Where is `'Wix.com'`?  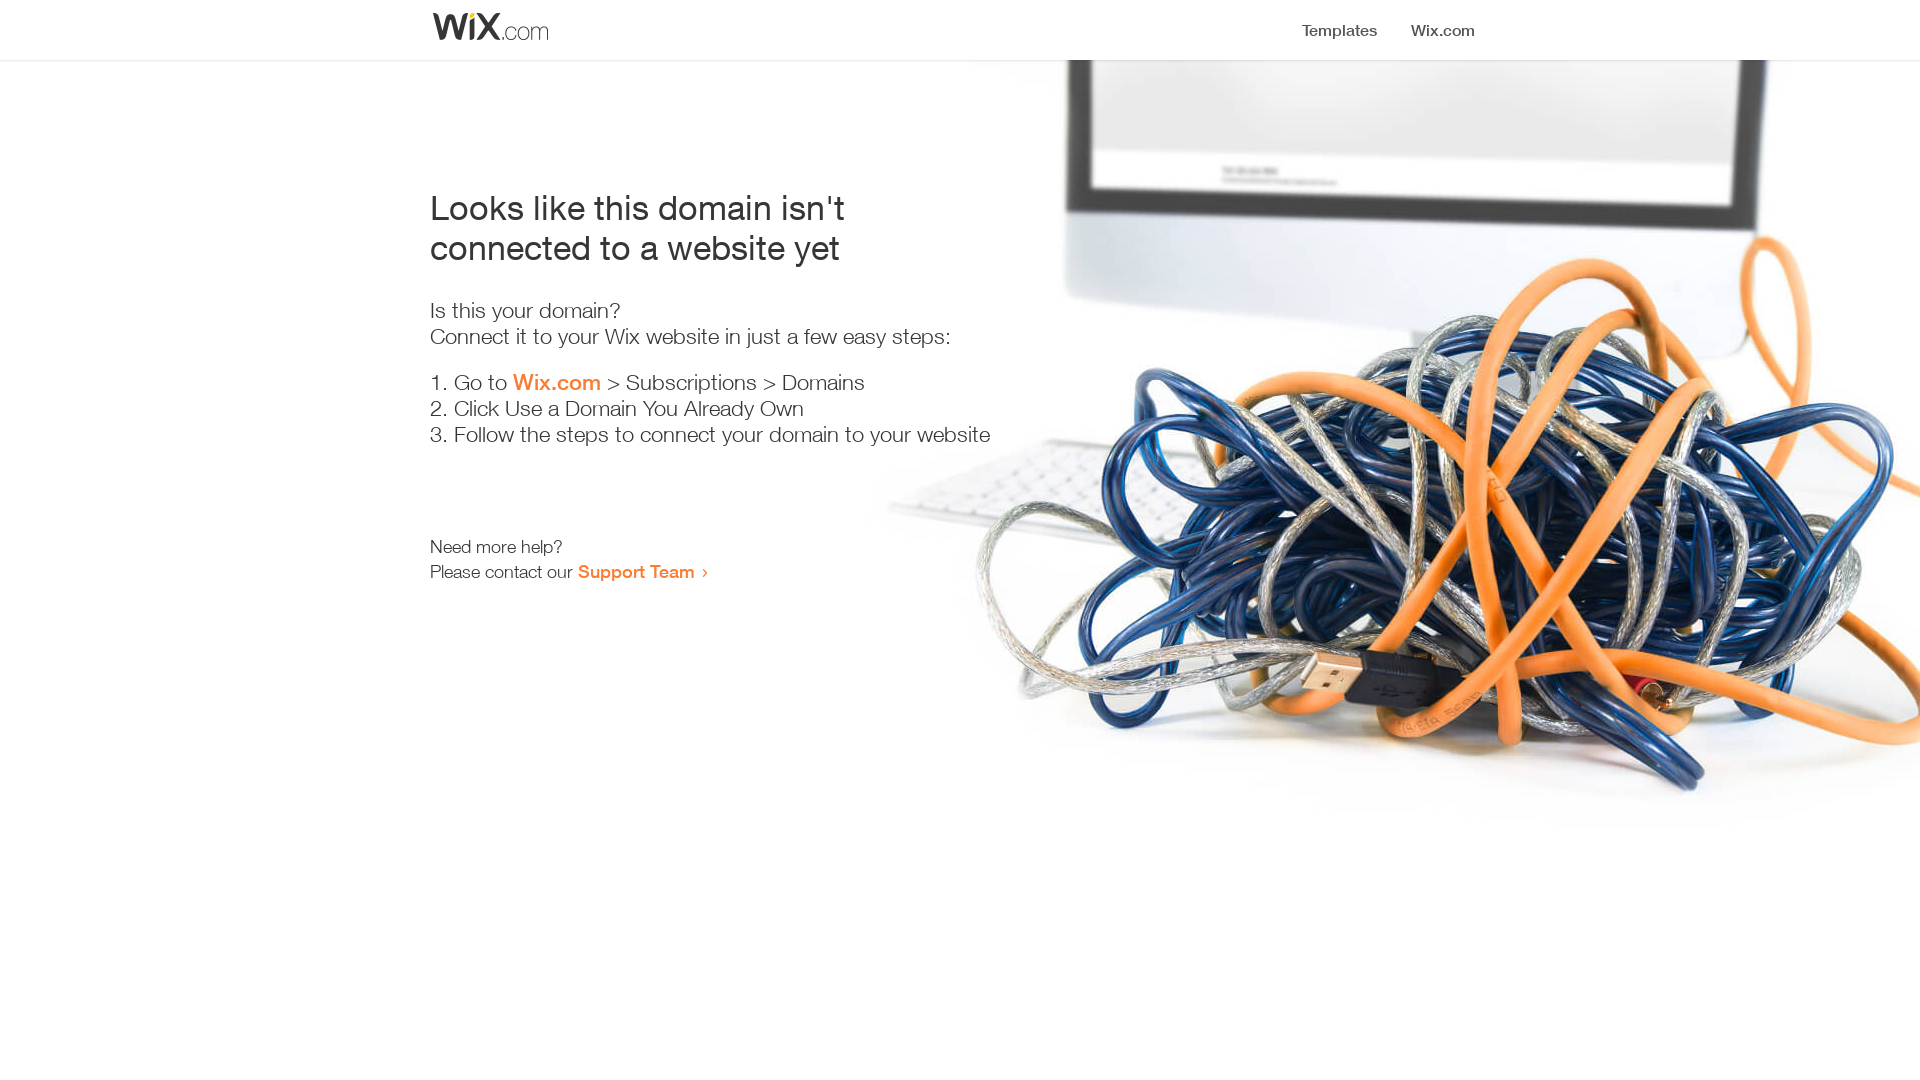 'Wix.com' is located at coordinates (556, 381).